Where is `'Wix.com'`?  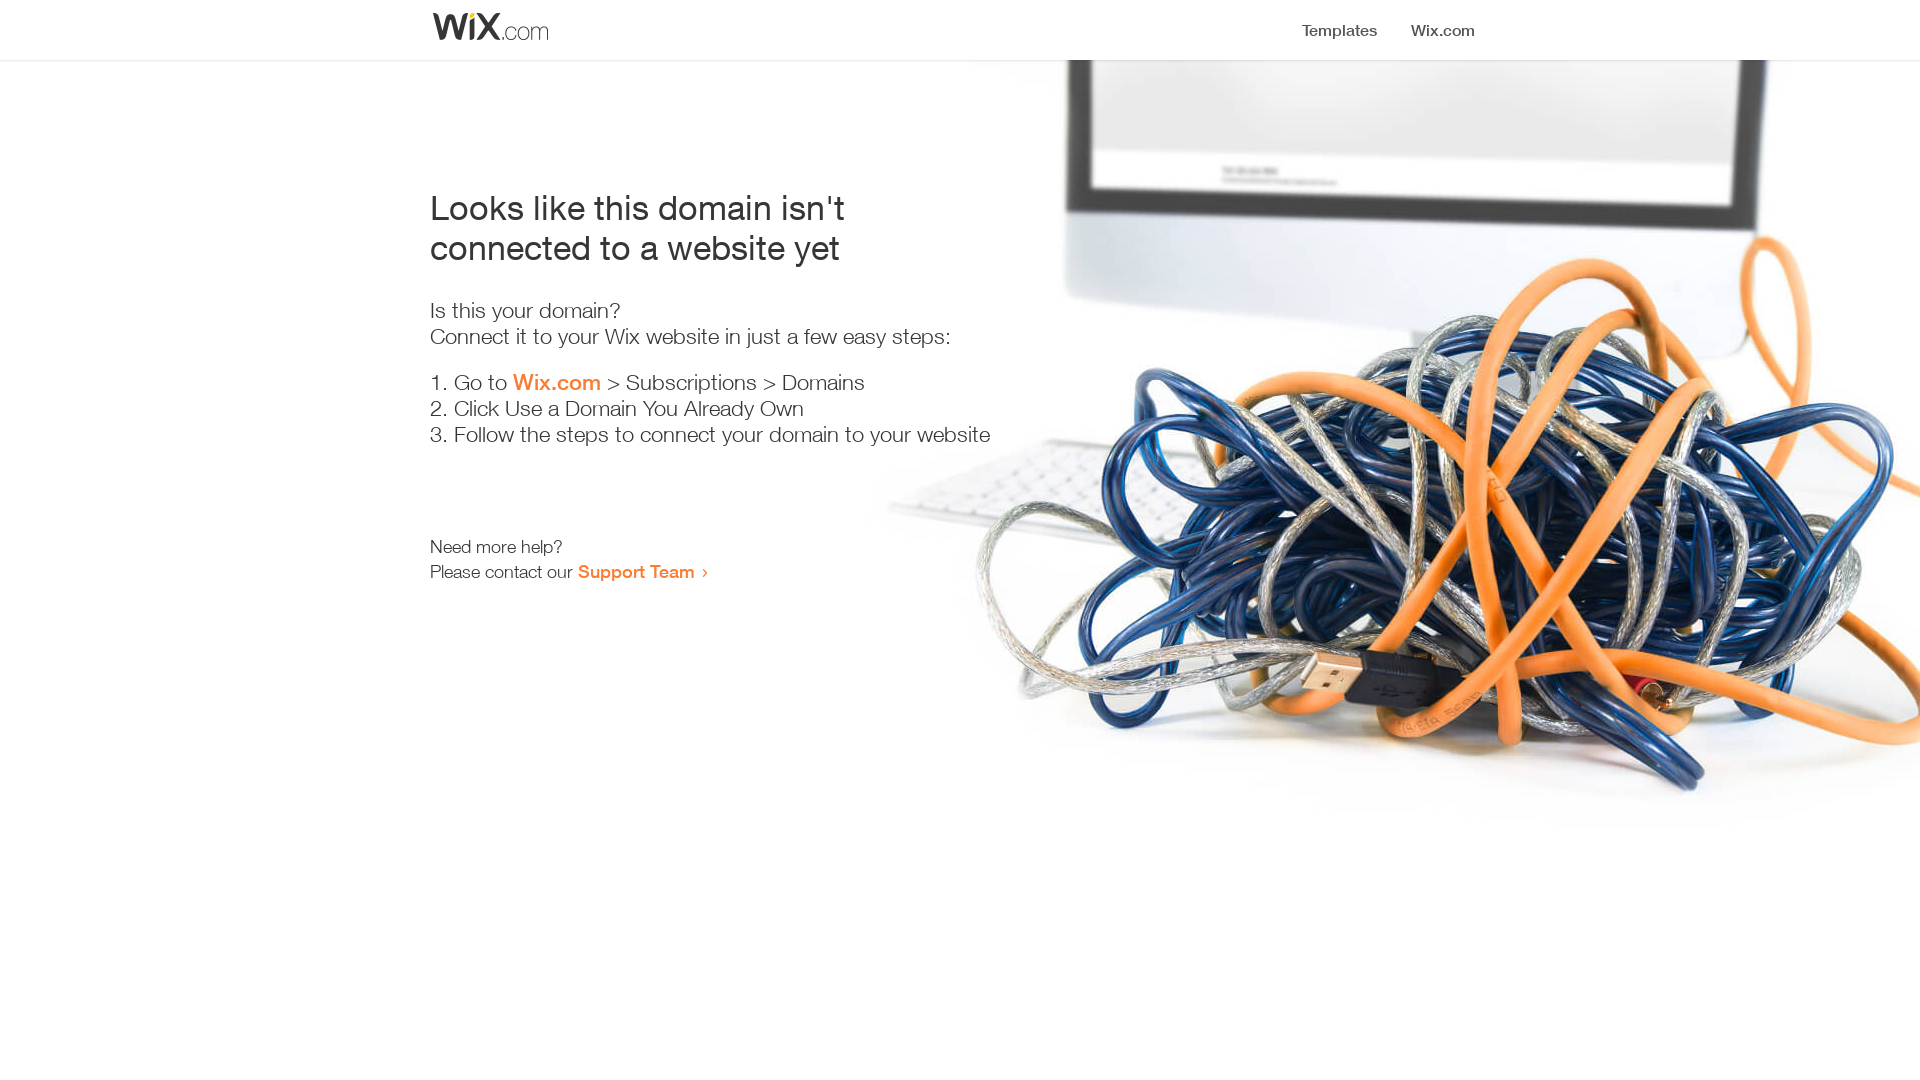 'Wix.com' is located at coordinates (556, 381).